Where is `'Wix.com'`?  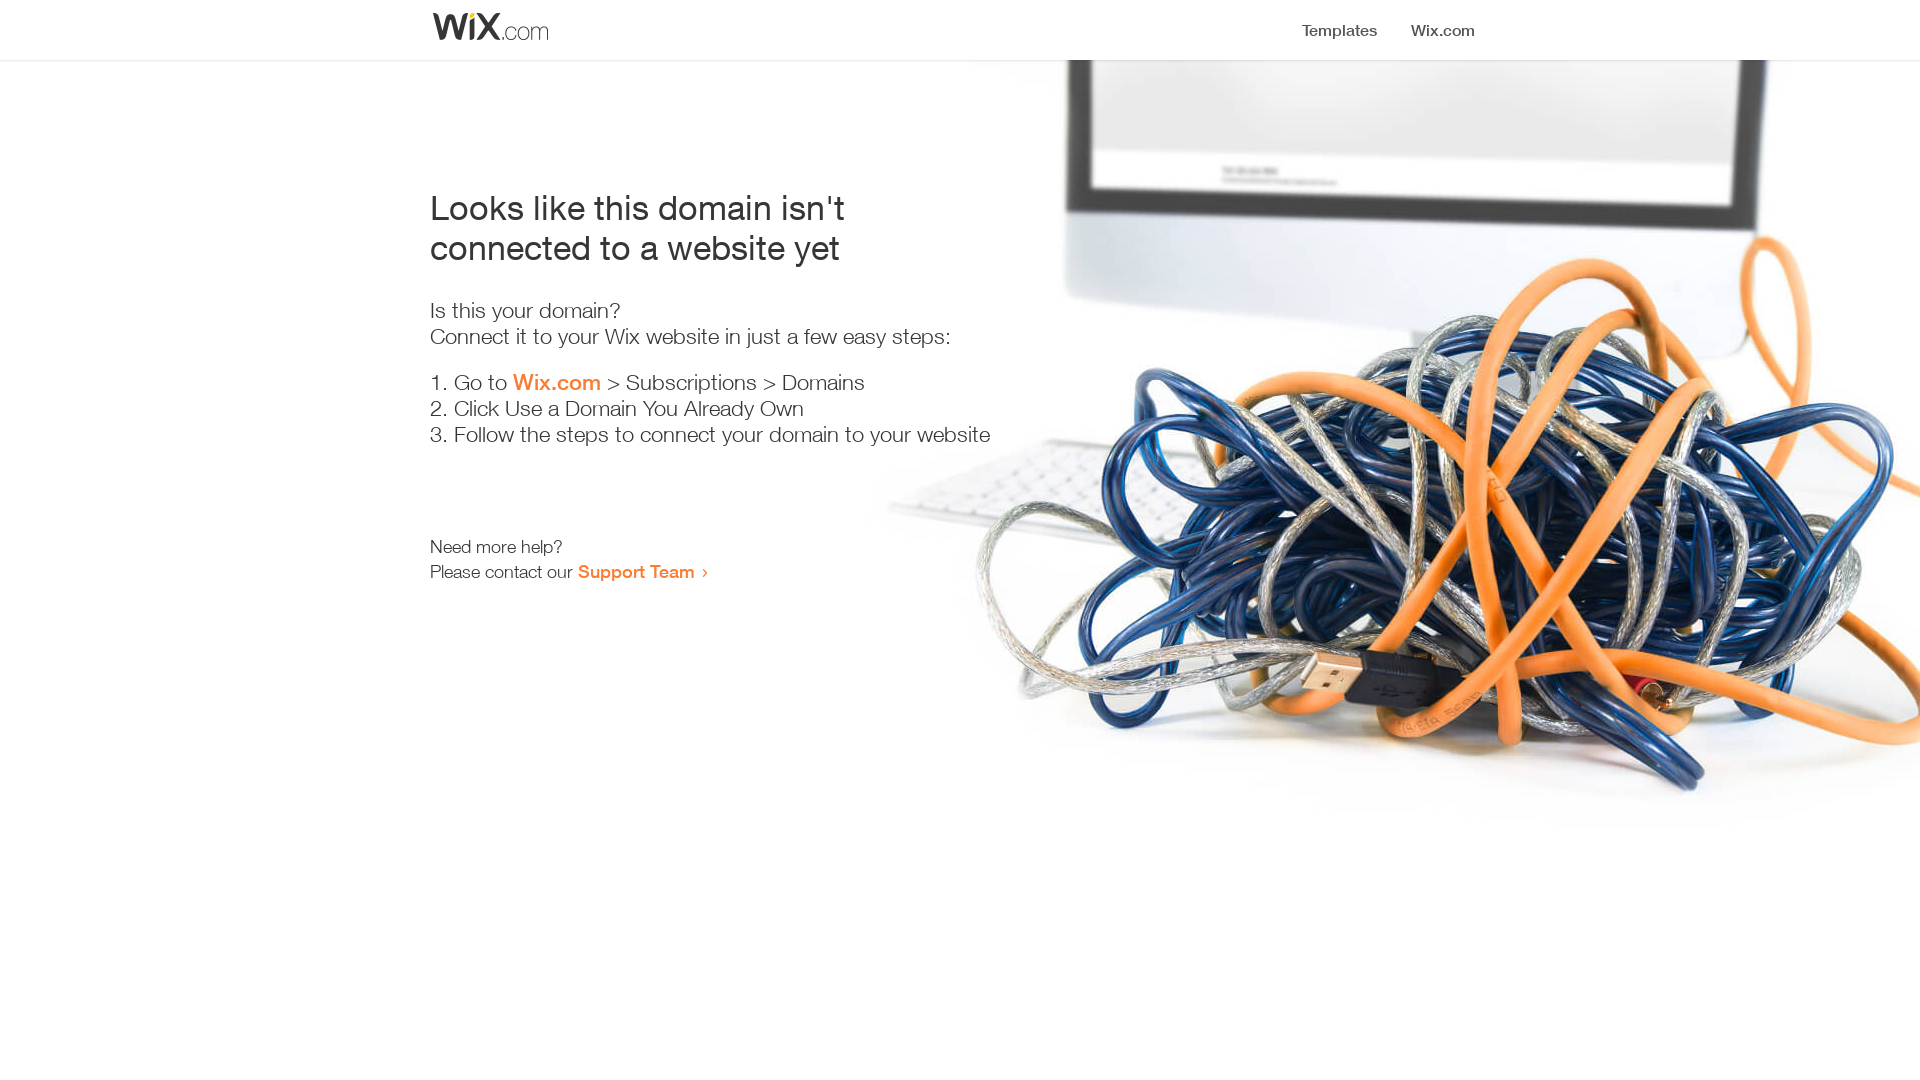 'Wix.com' is located at coordinates (556, 381).